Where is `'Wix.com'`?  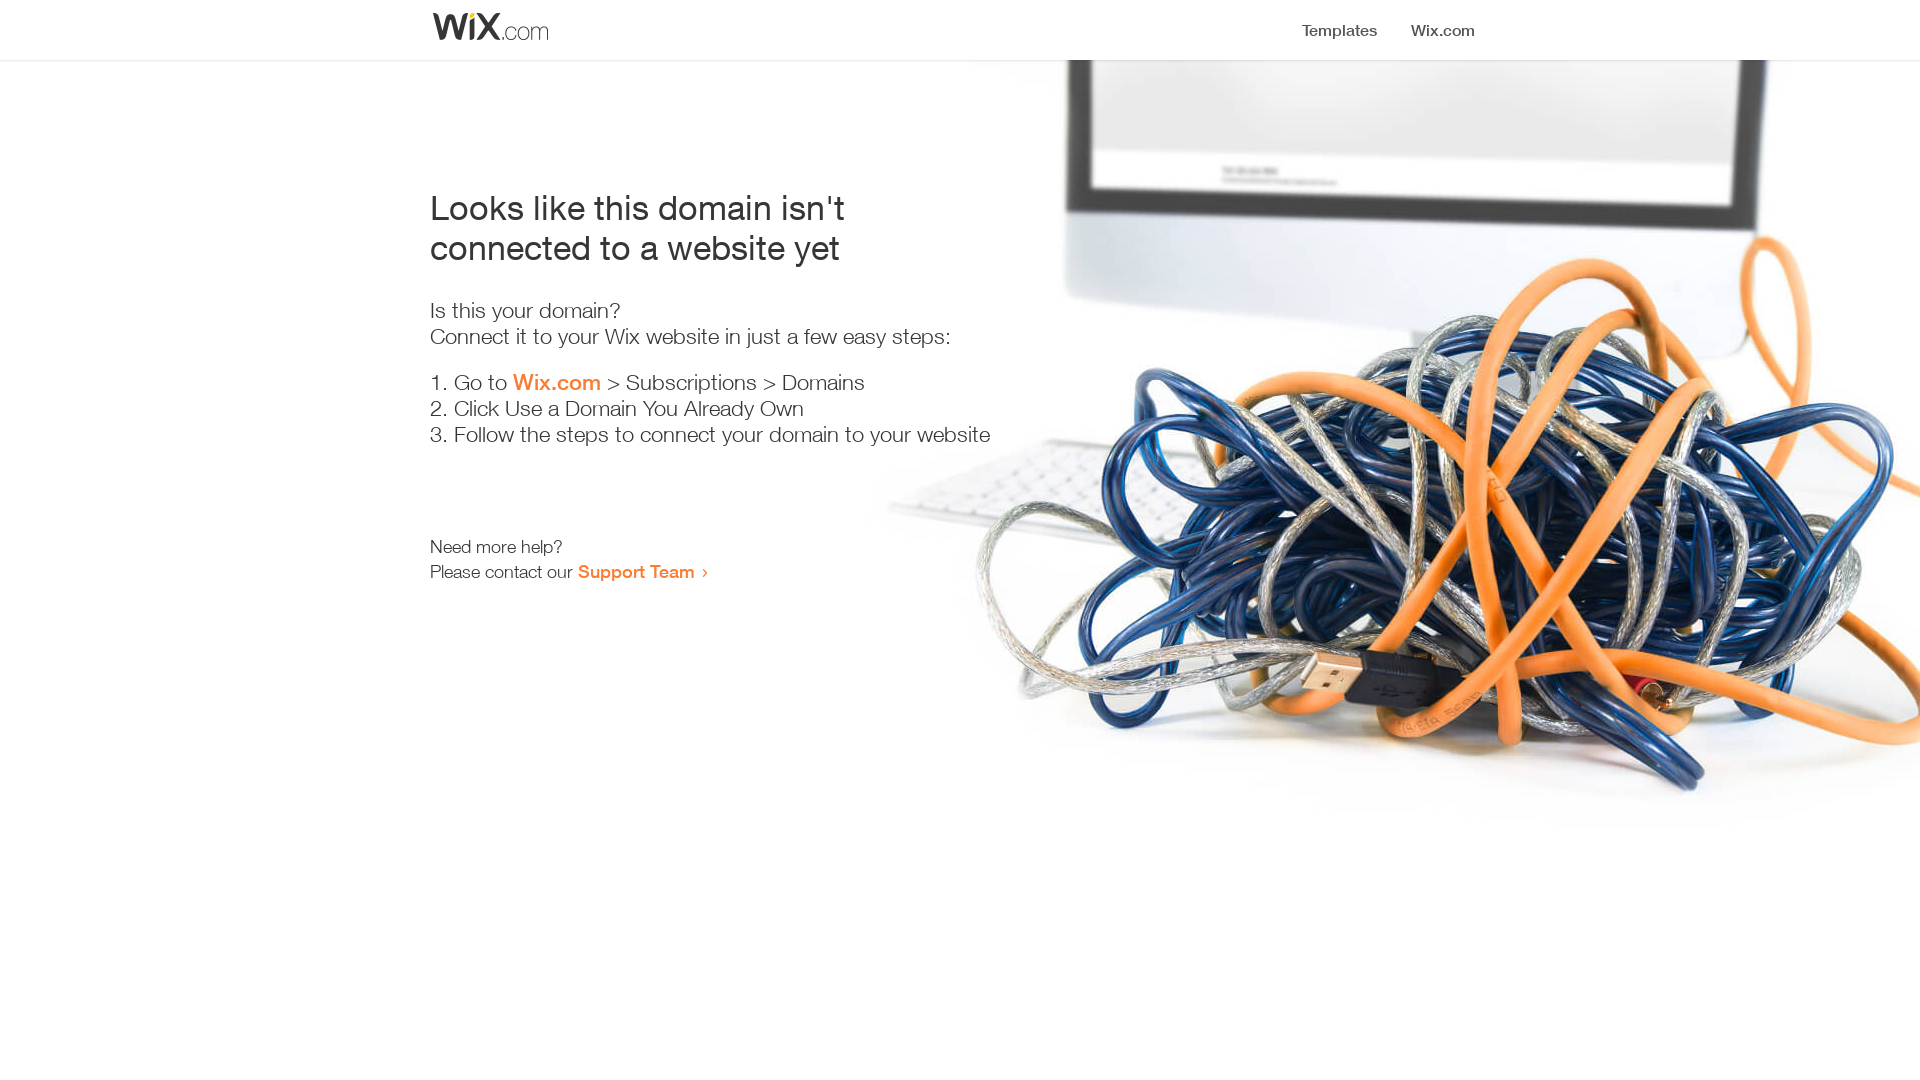 'Wix.com' is located at coordinates (556, 381).